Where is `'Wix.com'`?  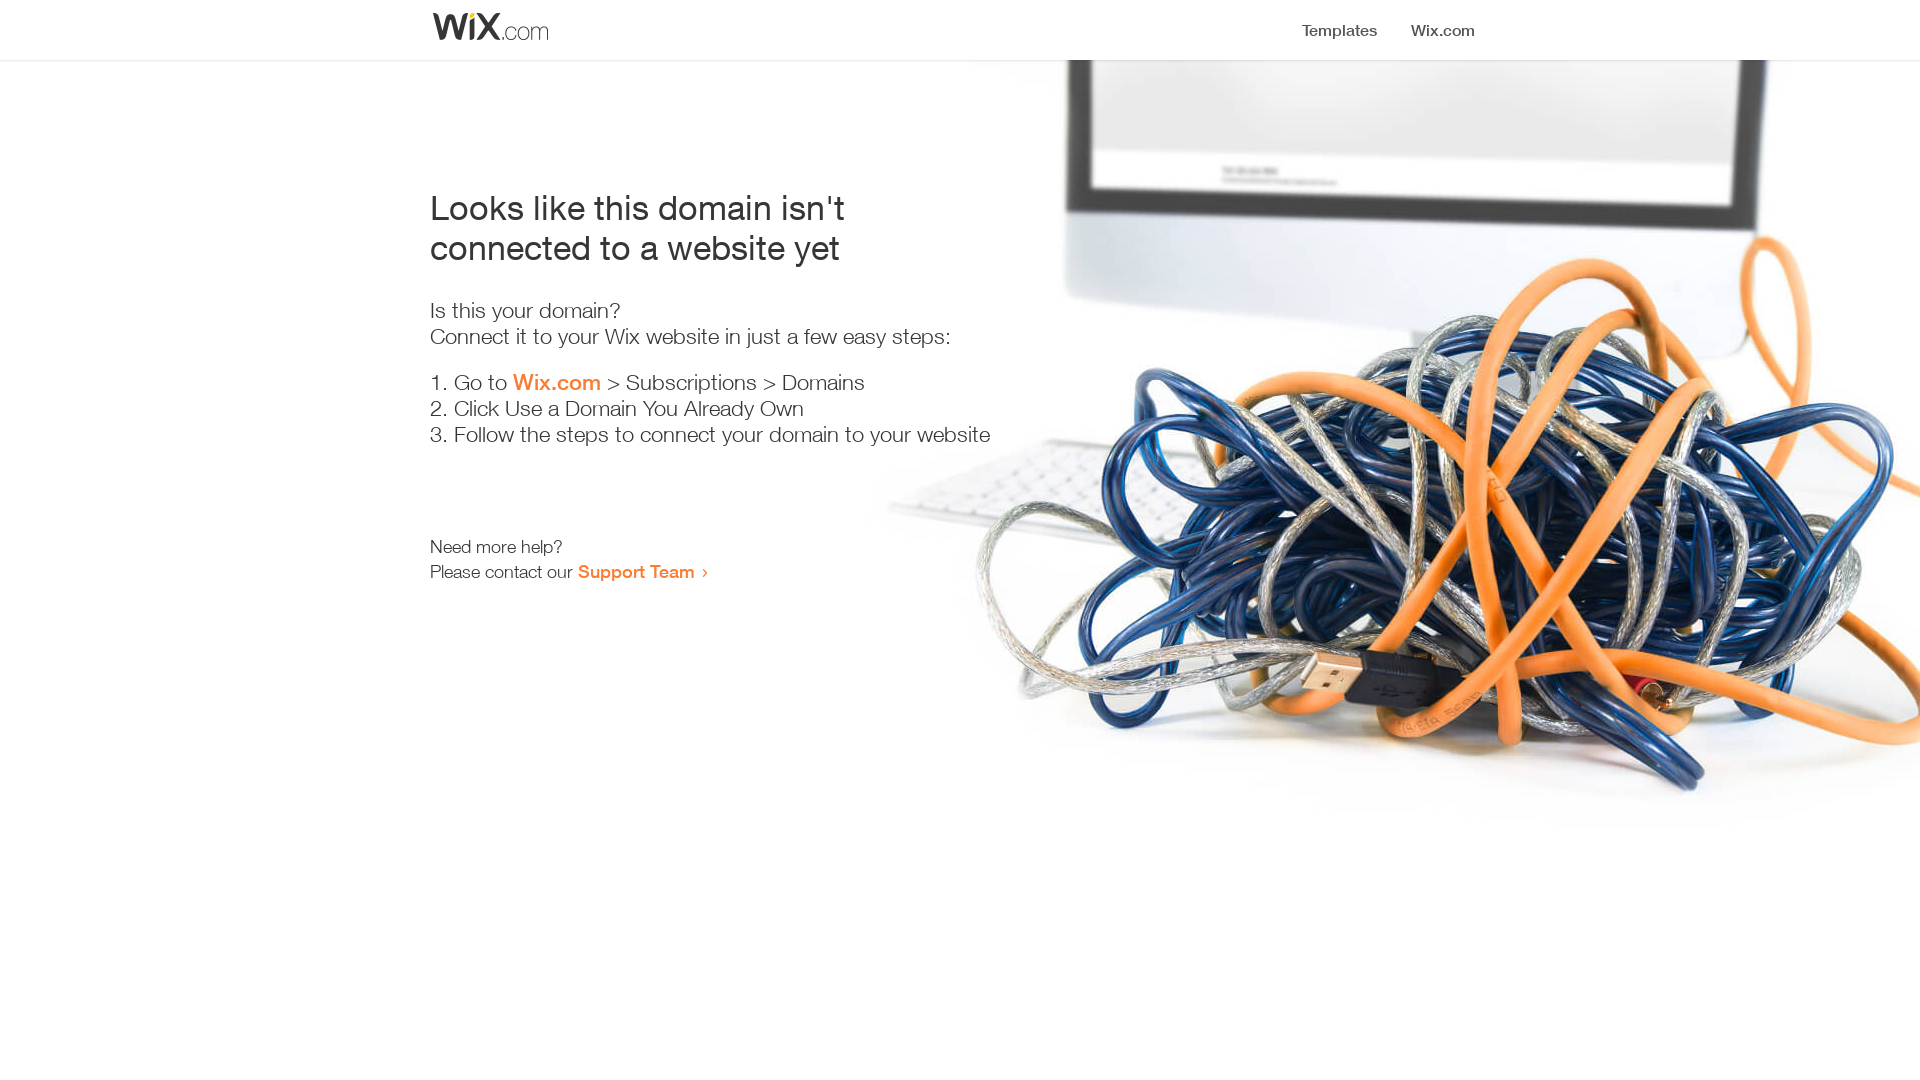 'Wix.com' is located at coordinates (556, 381).